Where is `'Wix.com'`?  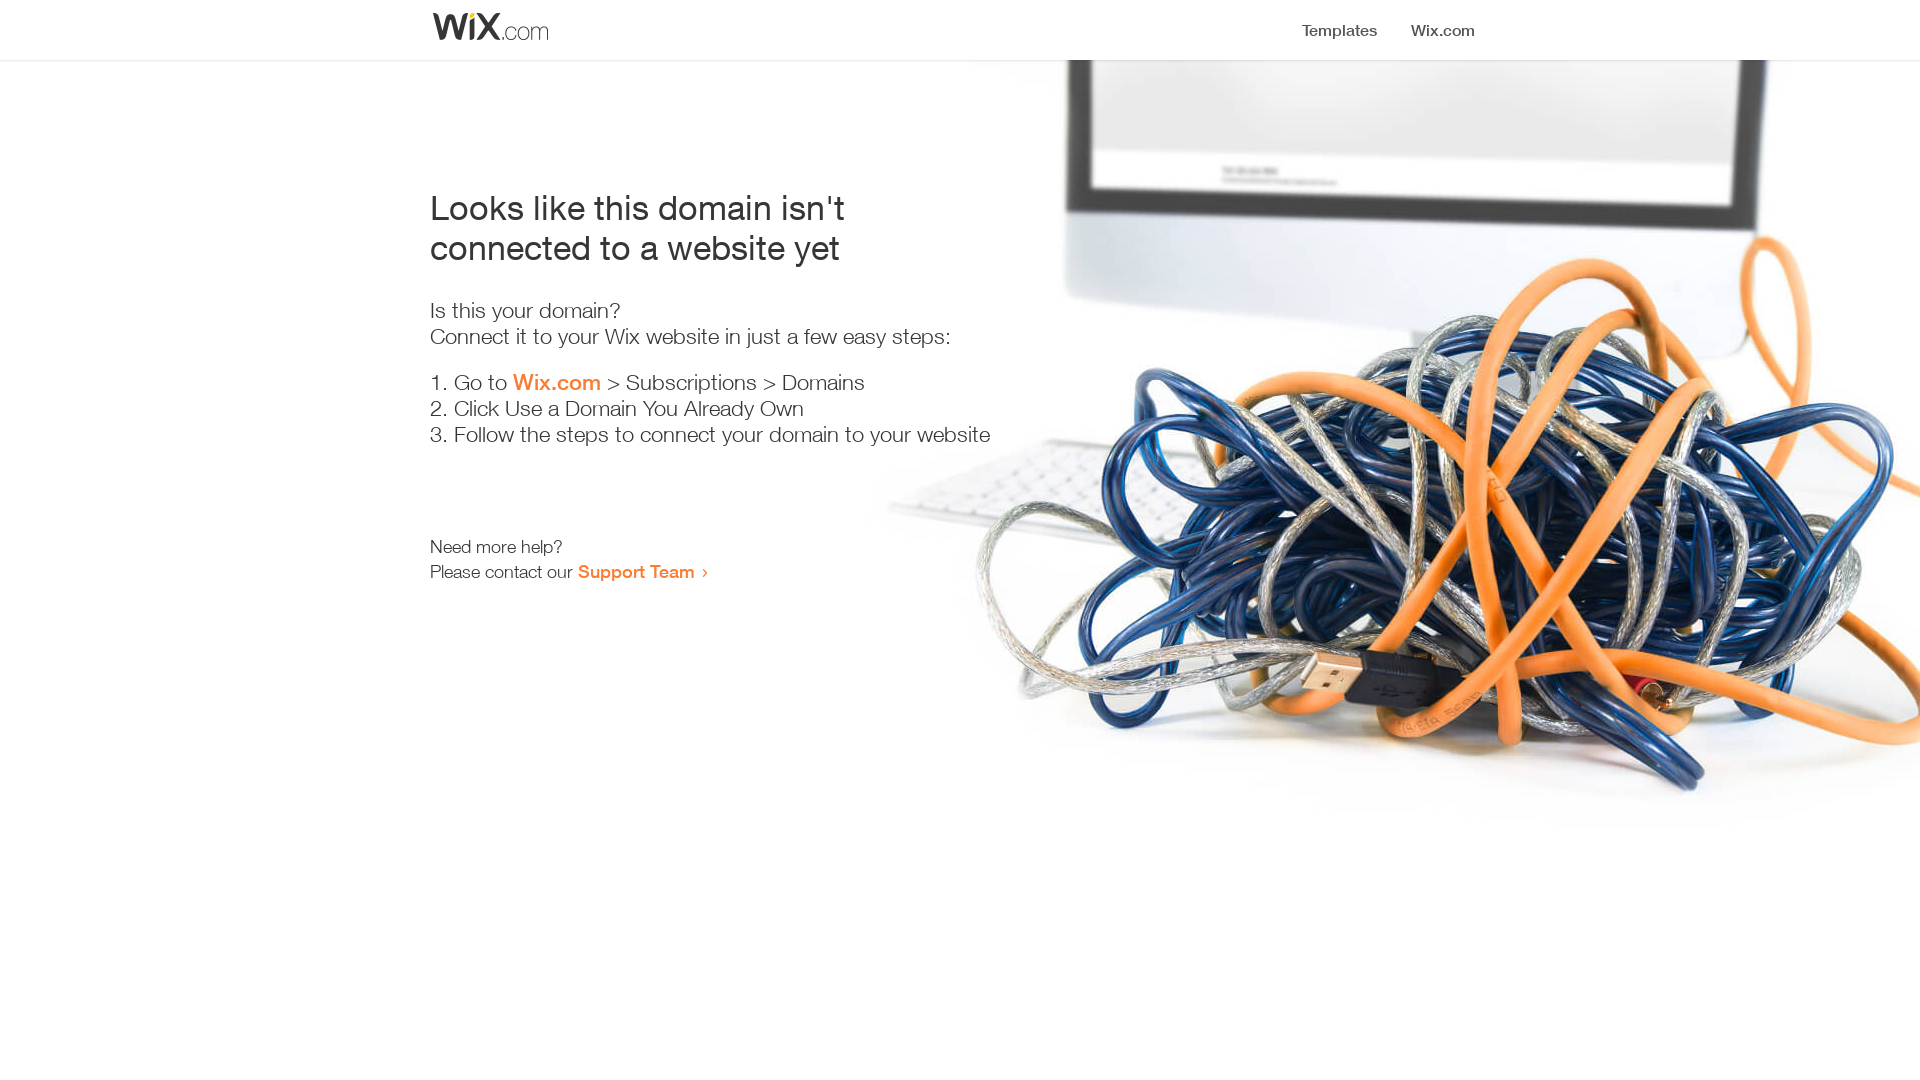 'Wix.com' is located at coordinates (556, 381).